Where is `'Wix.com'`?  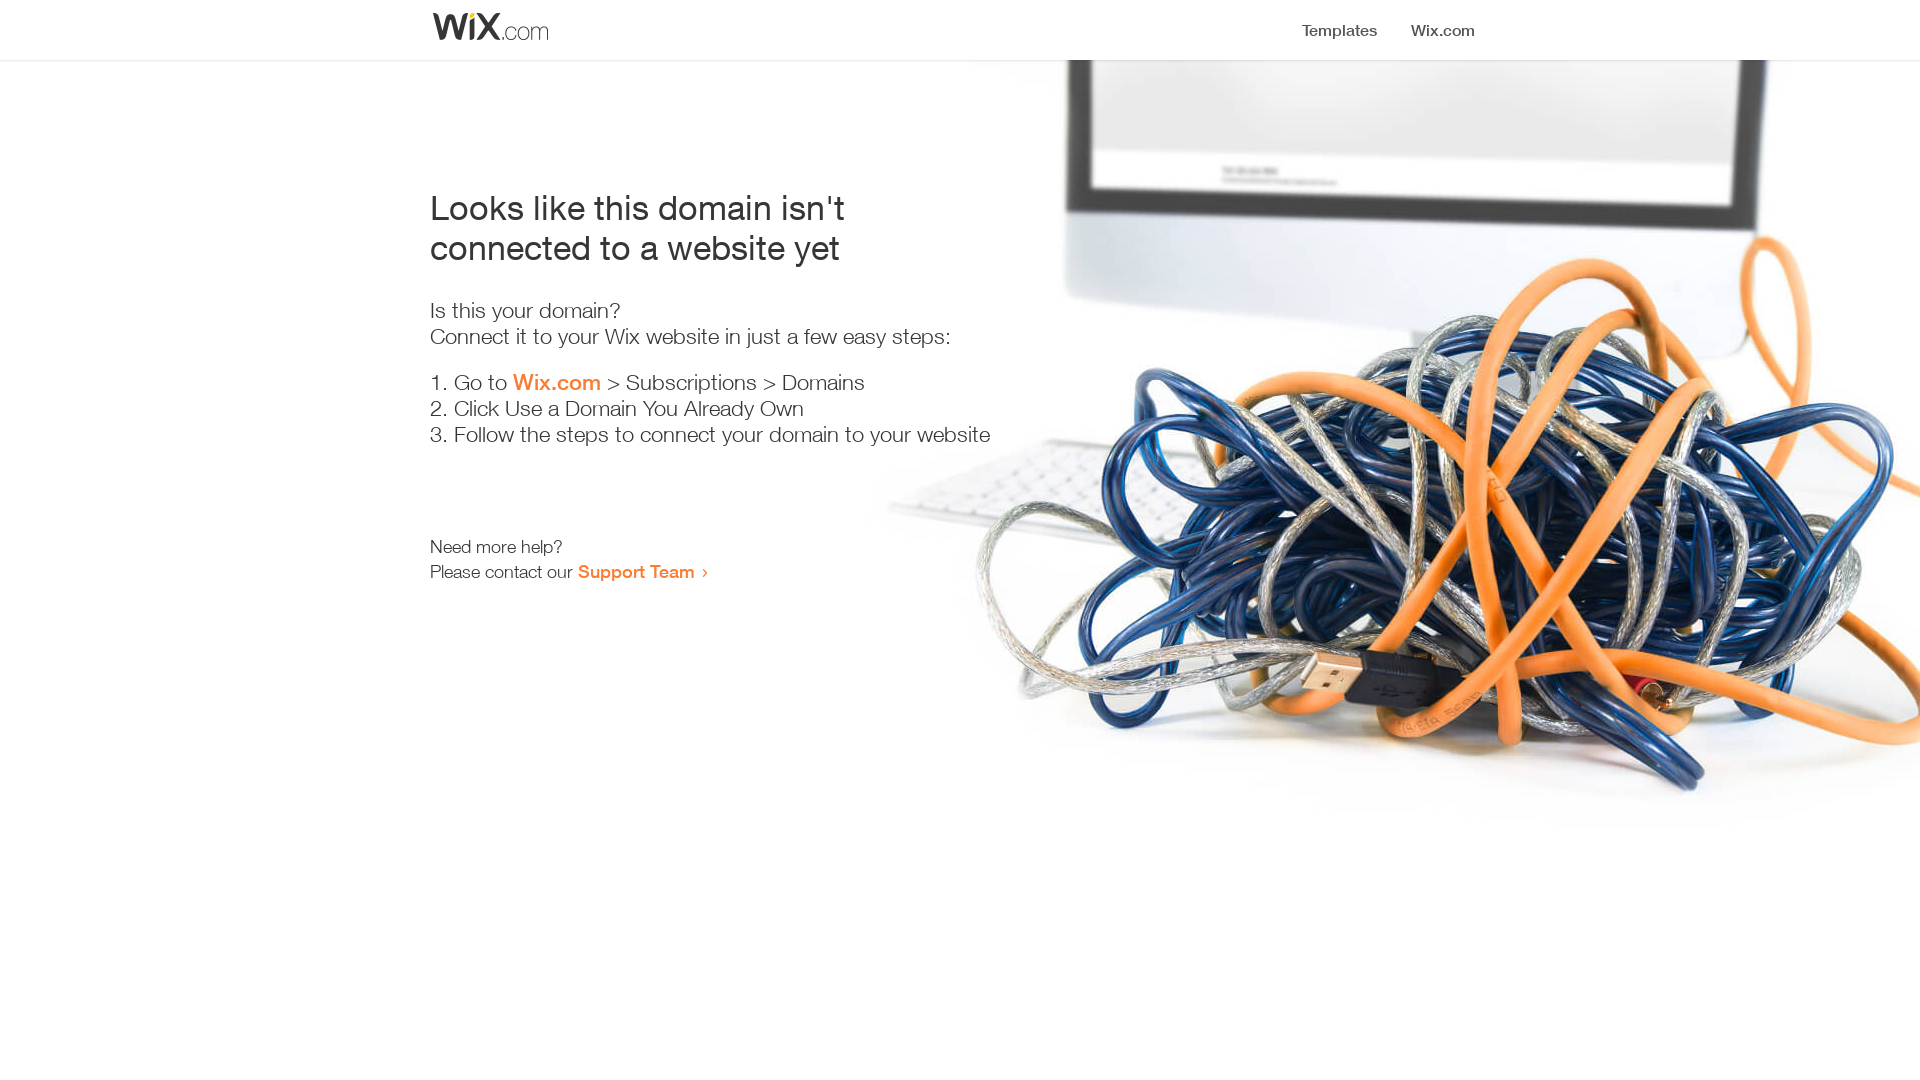 'Wix.com' is located at coordinates (556, 381).